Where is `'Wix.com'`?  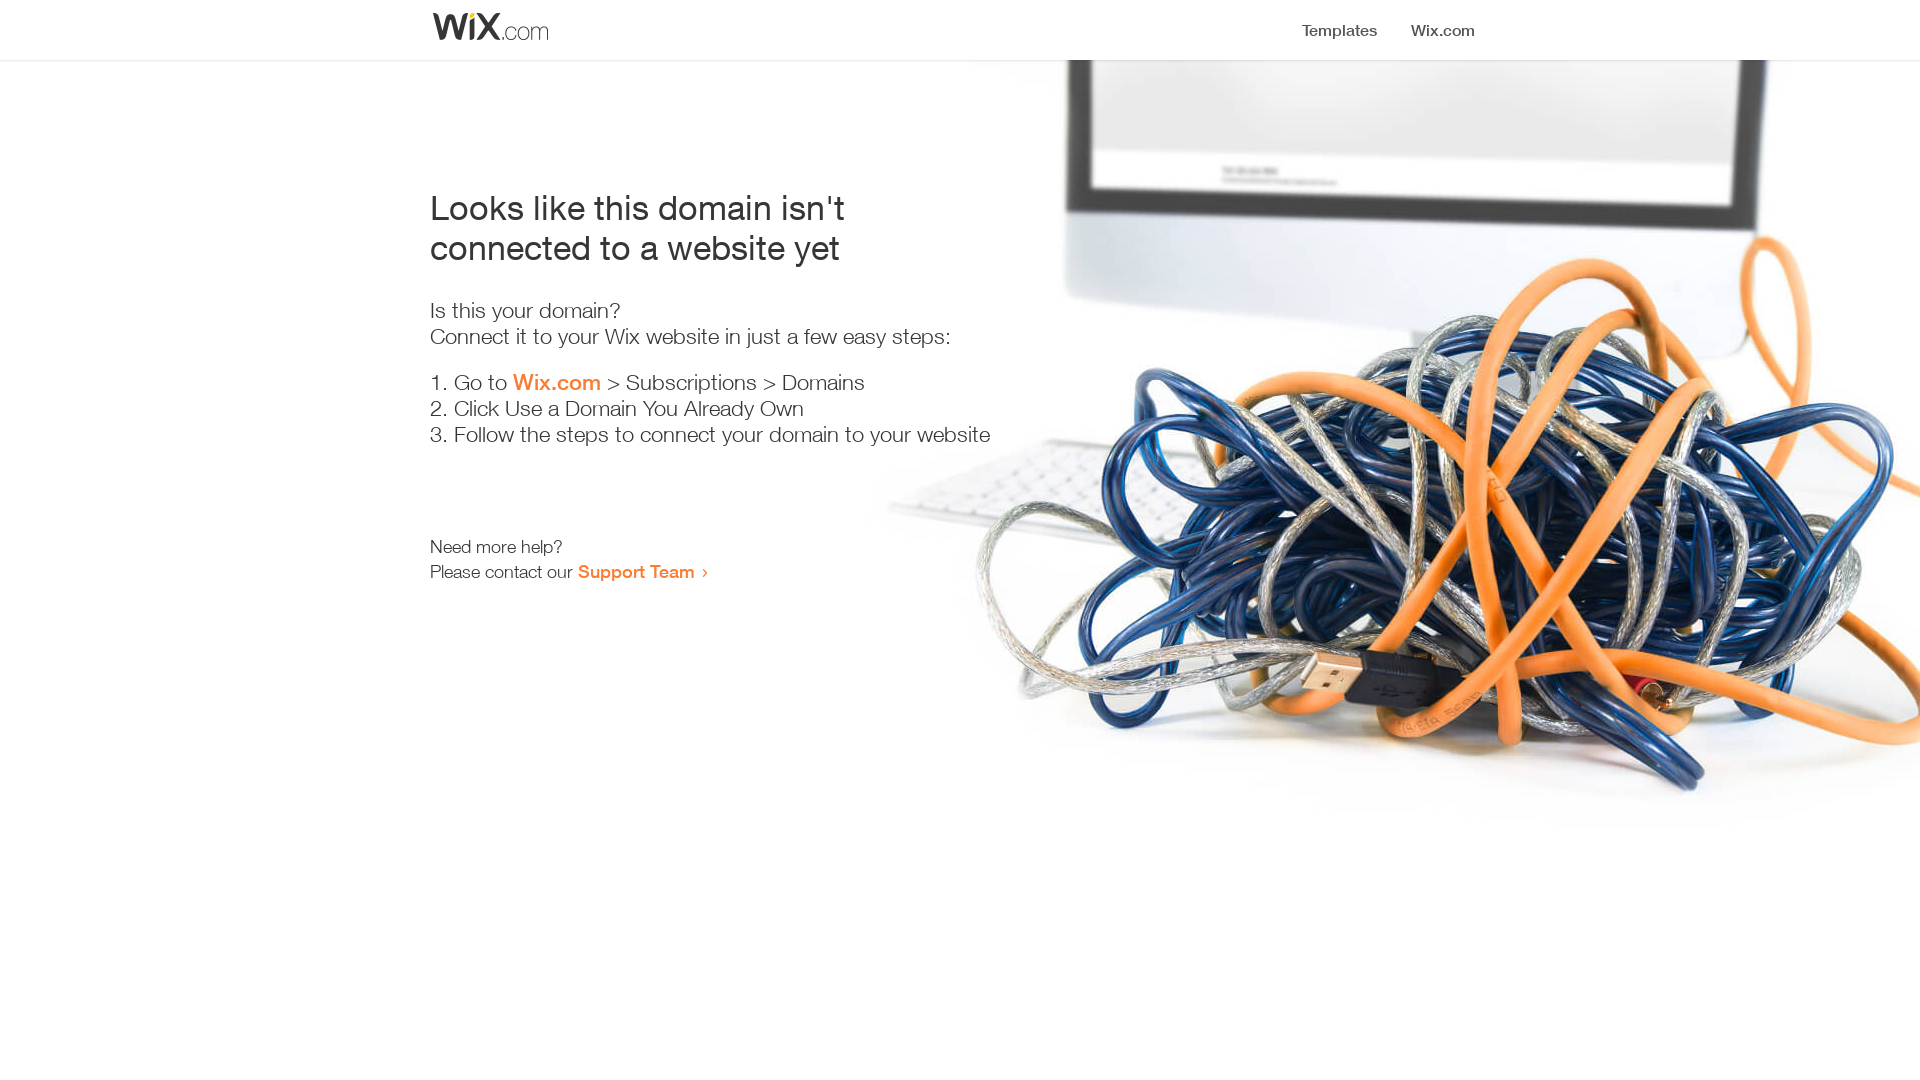 'Wix.com' is located at coordinates (556, 381).